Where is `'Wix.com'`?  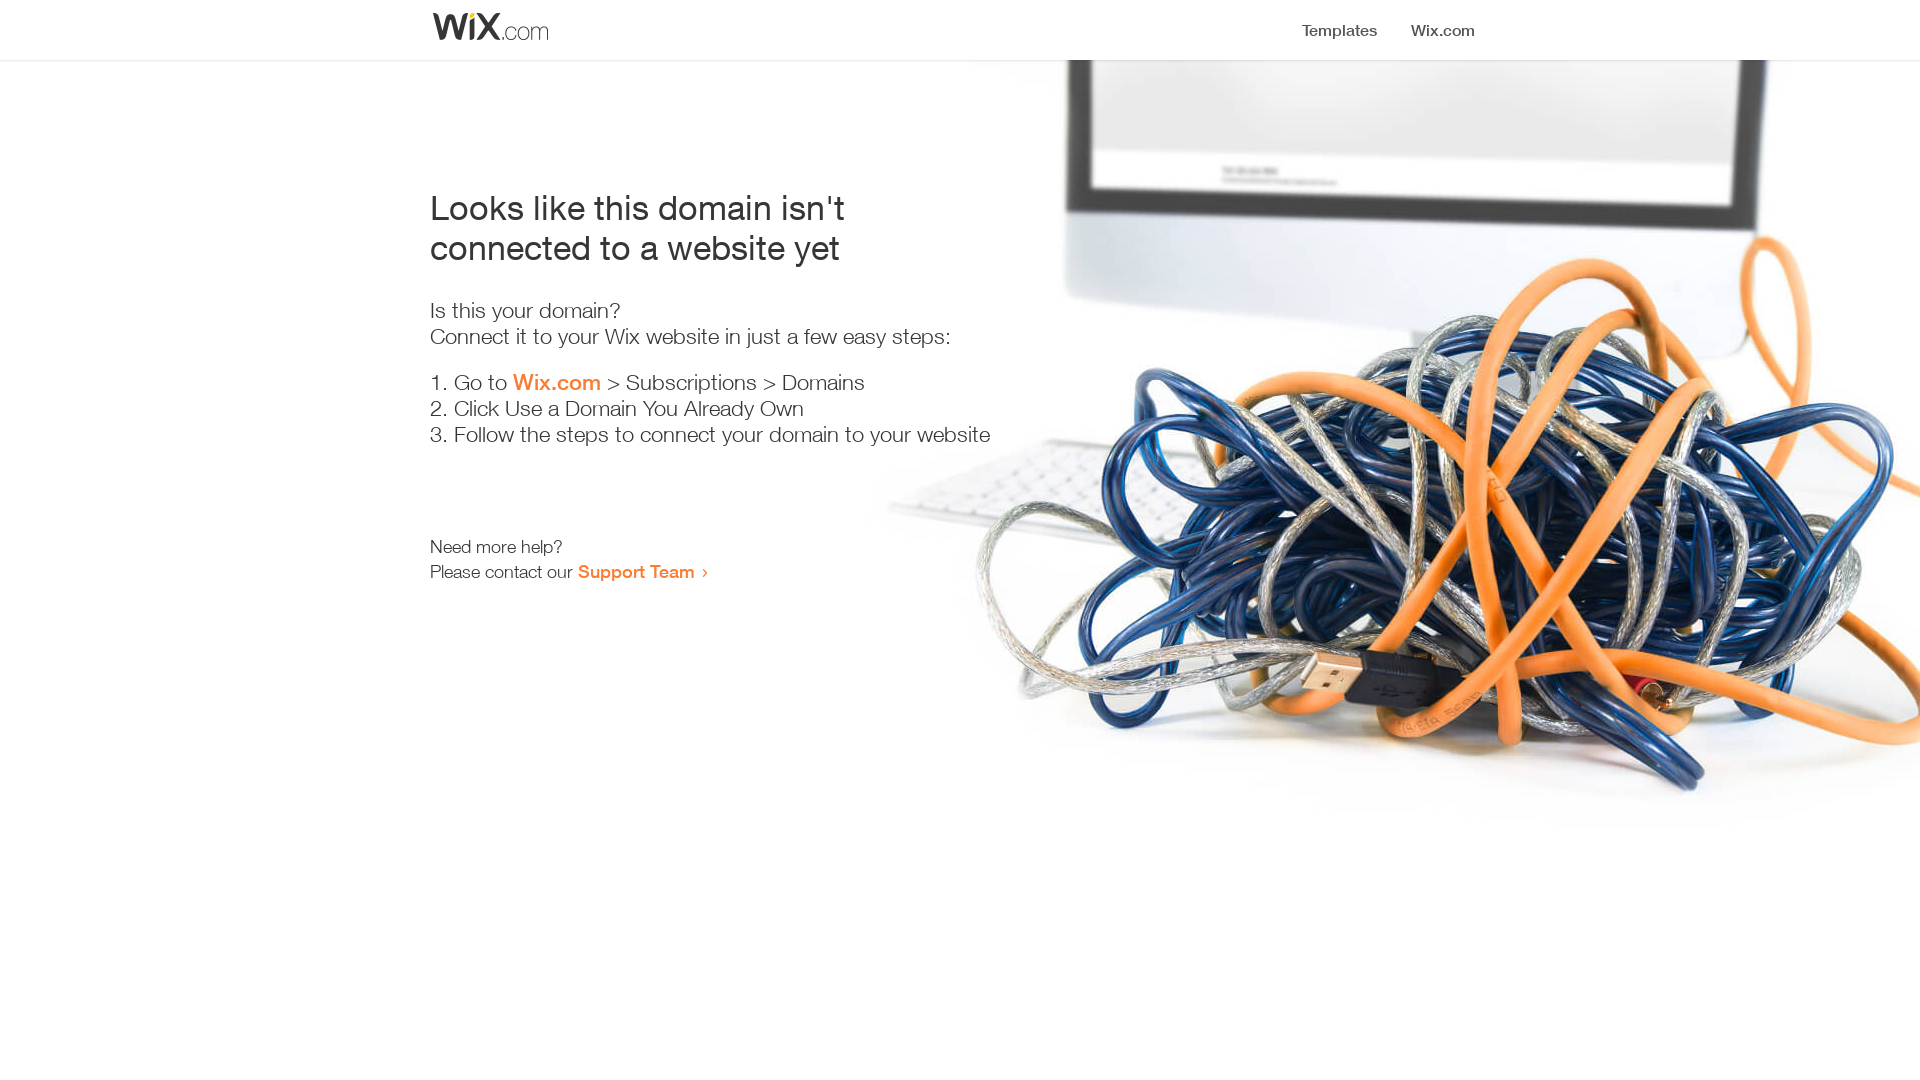 'Wix.com' is located at coordinates (556, 381).